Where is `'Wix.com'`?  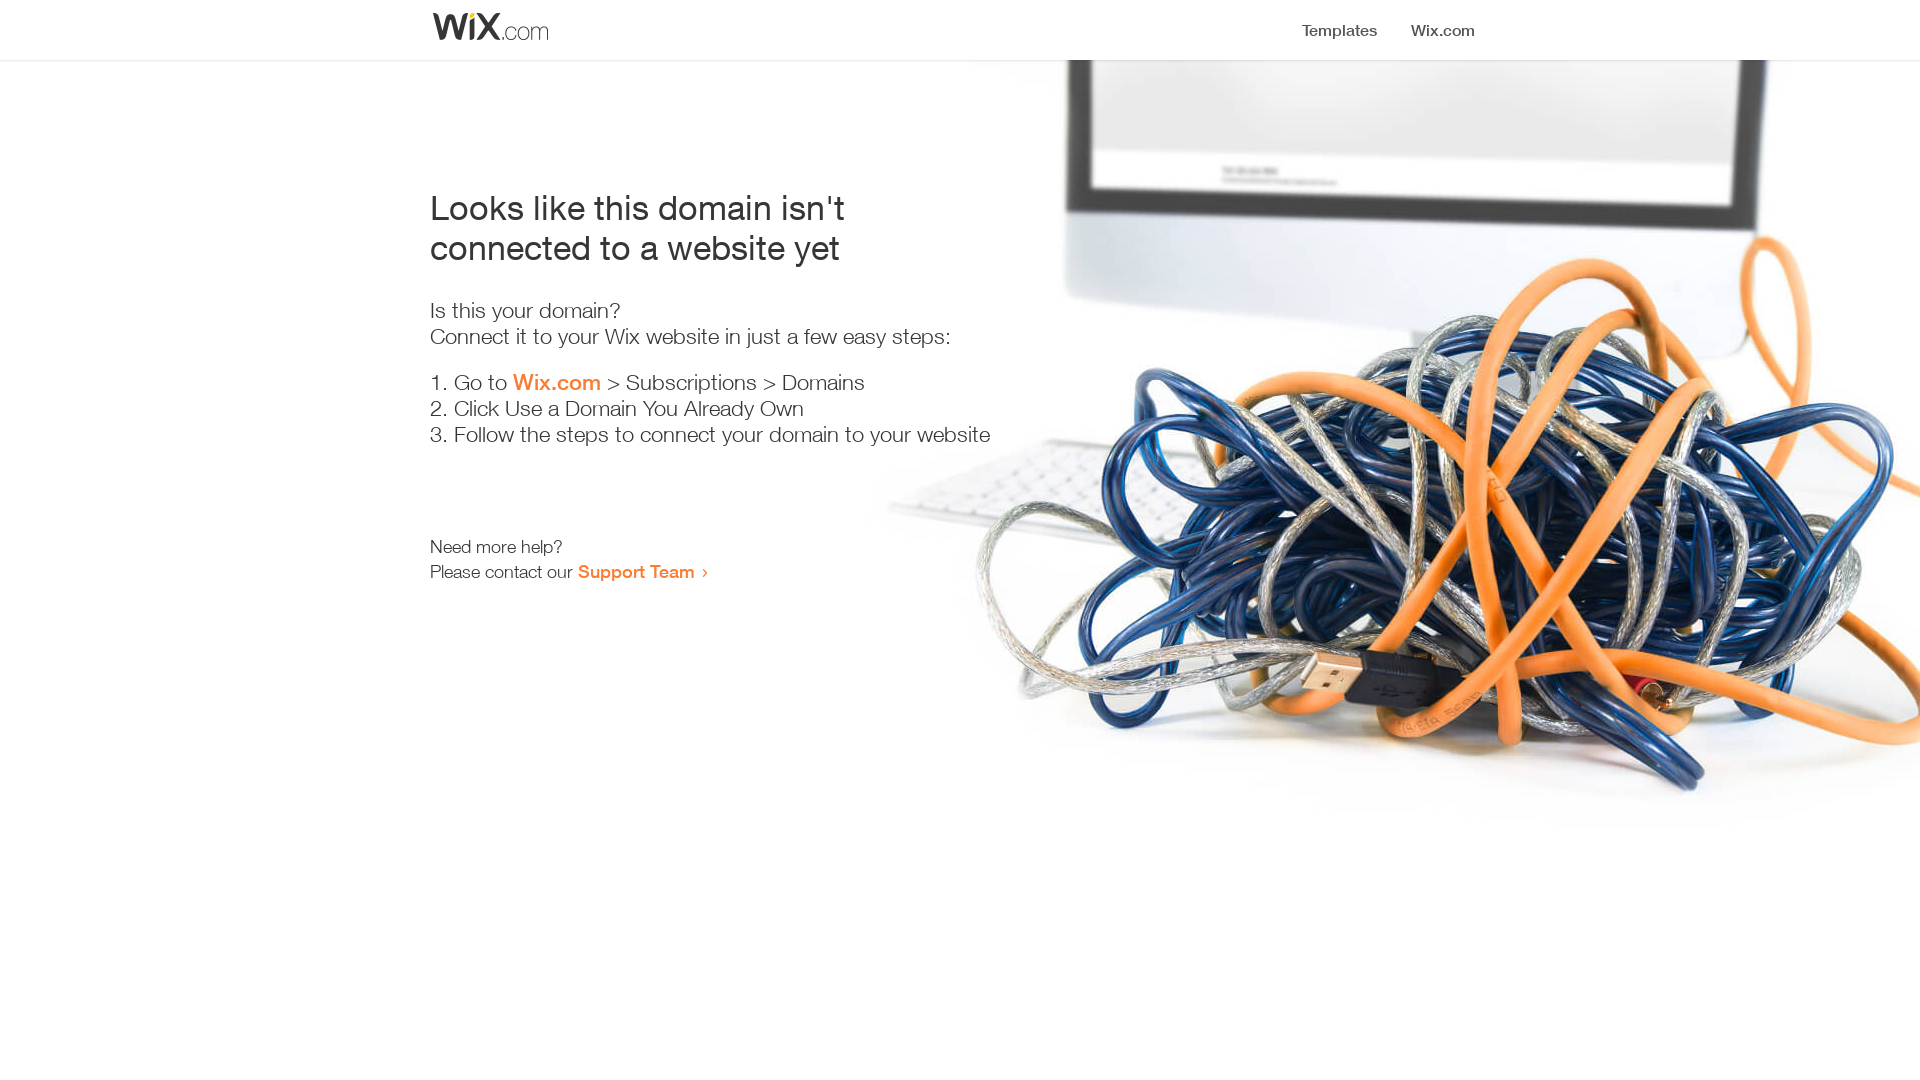 'Wix.com' is located at coordinates (556, 381).